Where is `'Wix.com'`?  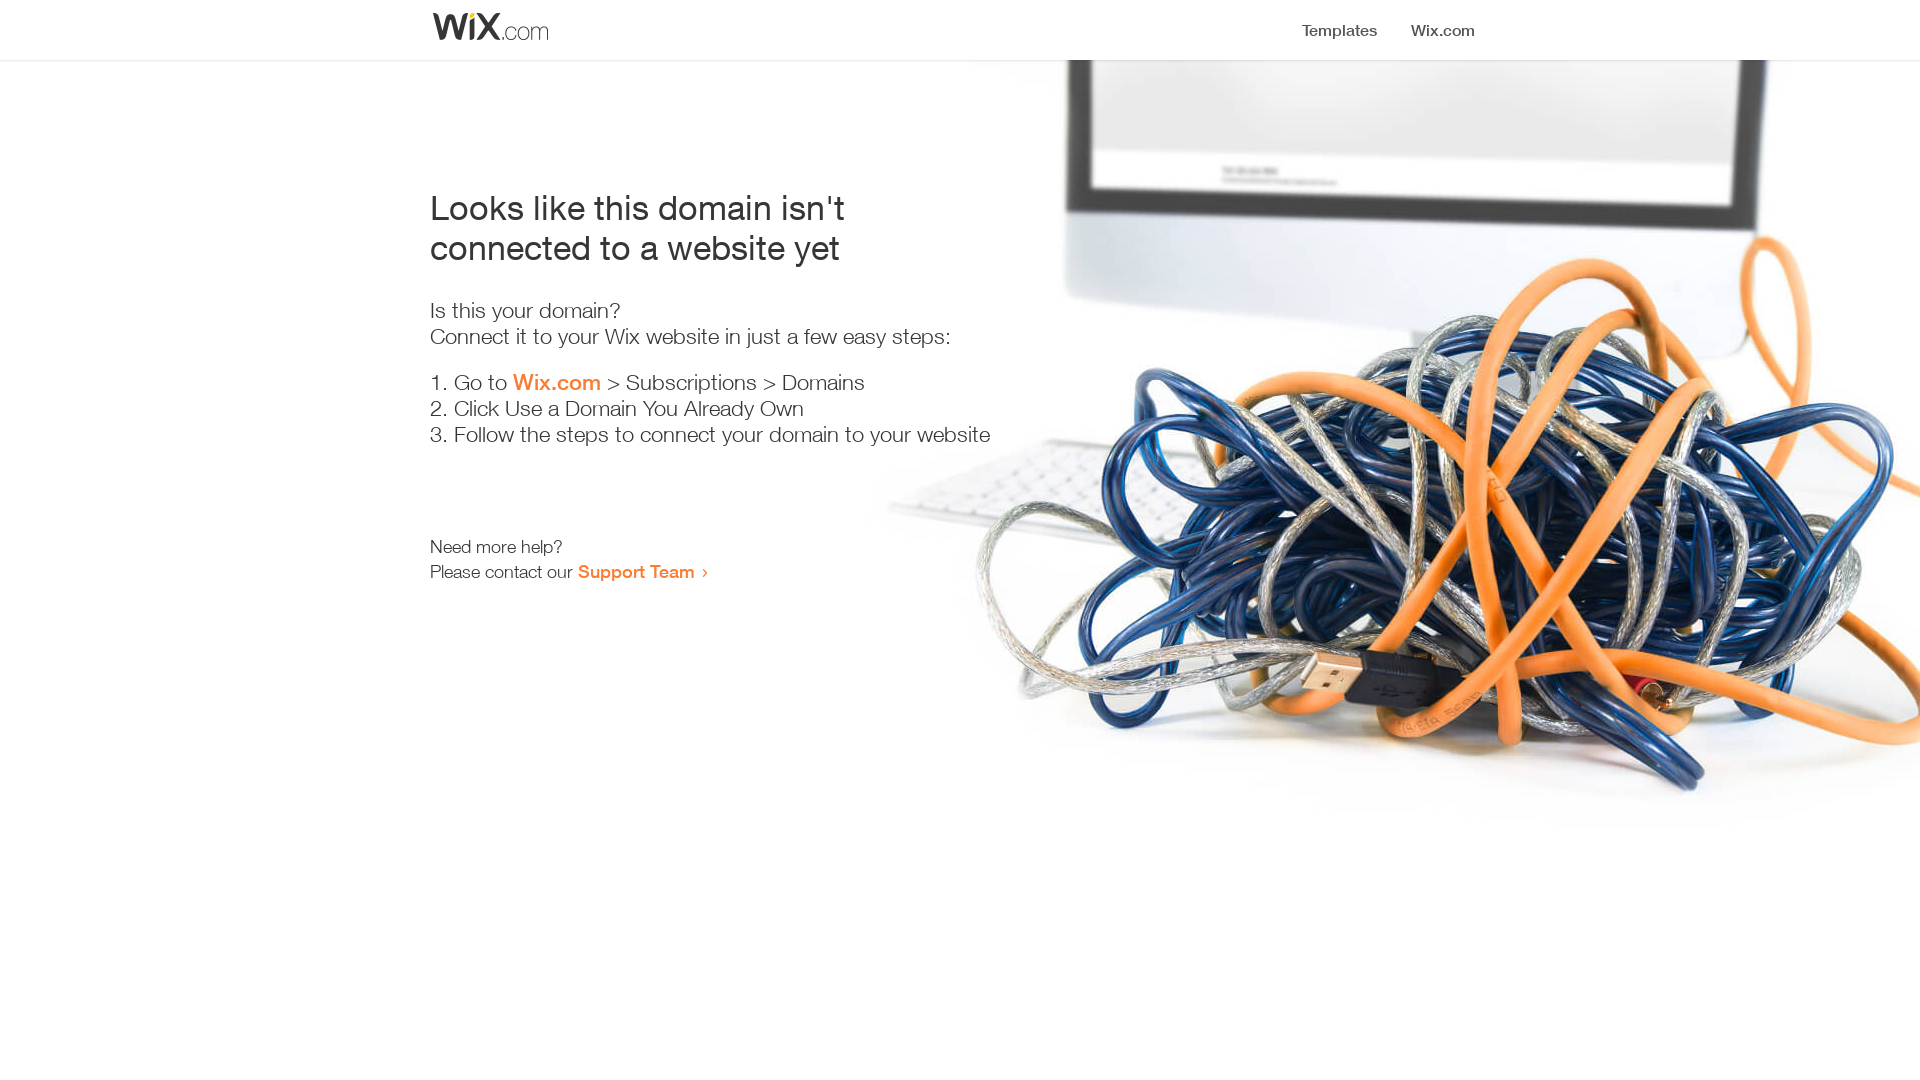 'Wix.com' is located at coordinates (556, 381).